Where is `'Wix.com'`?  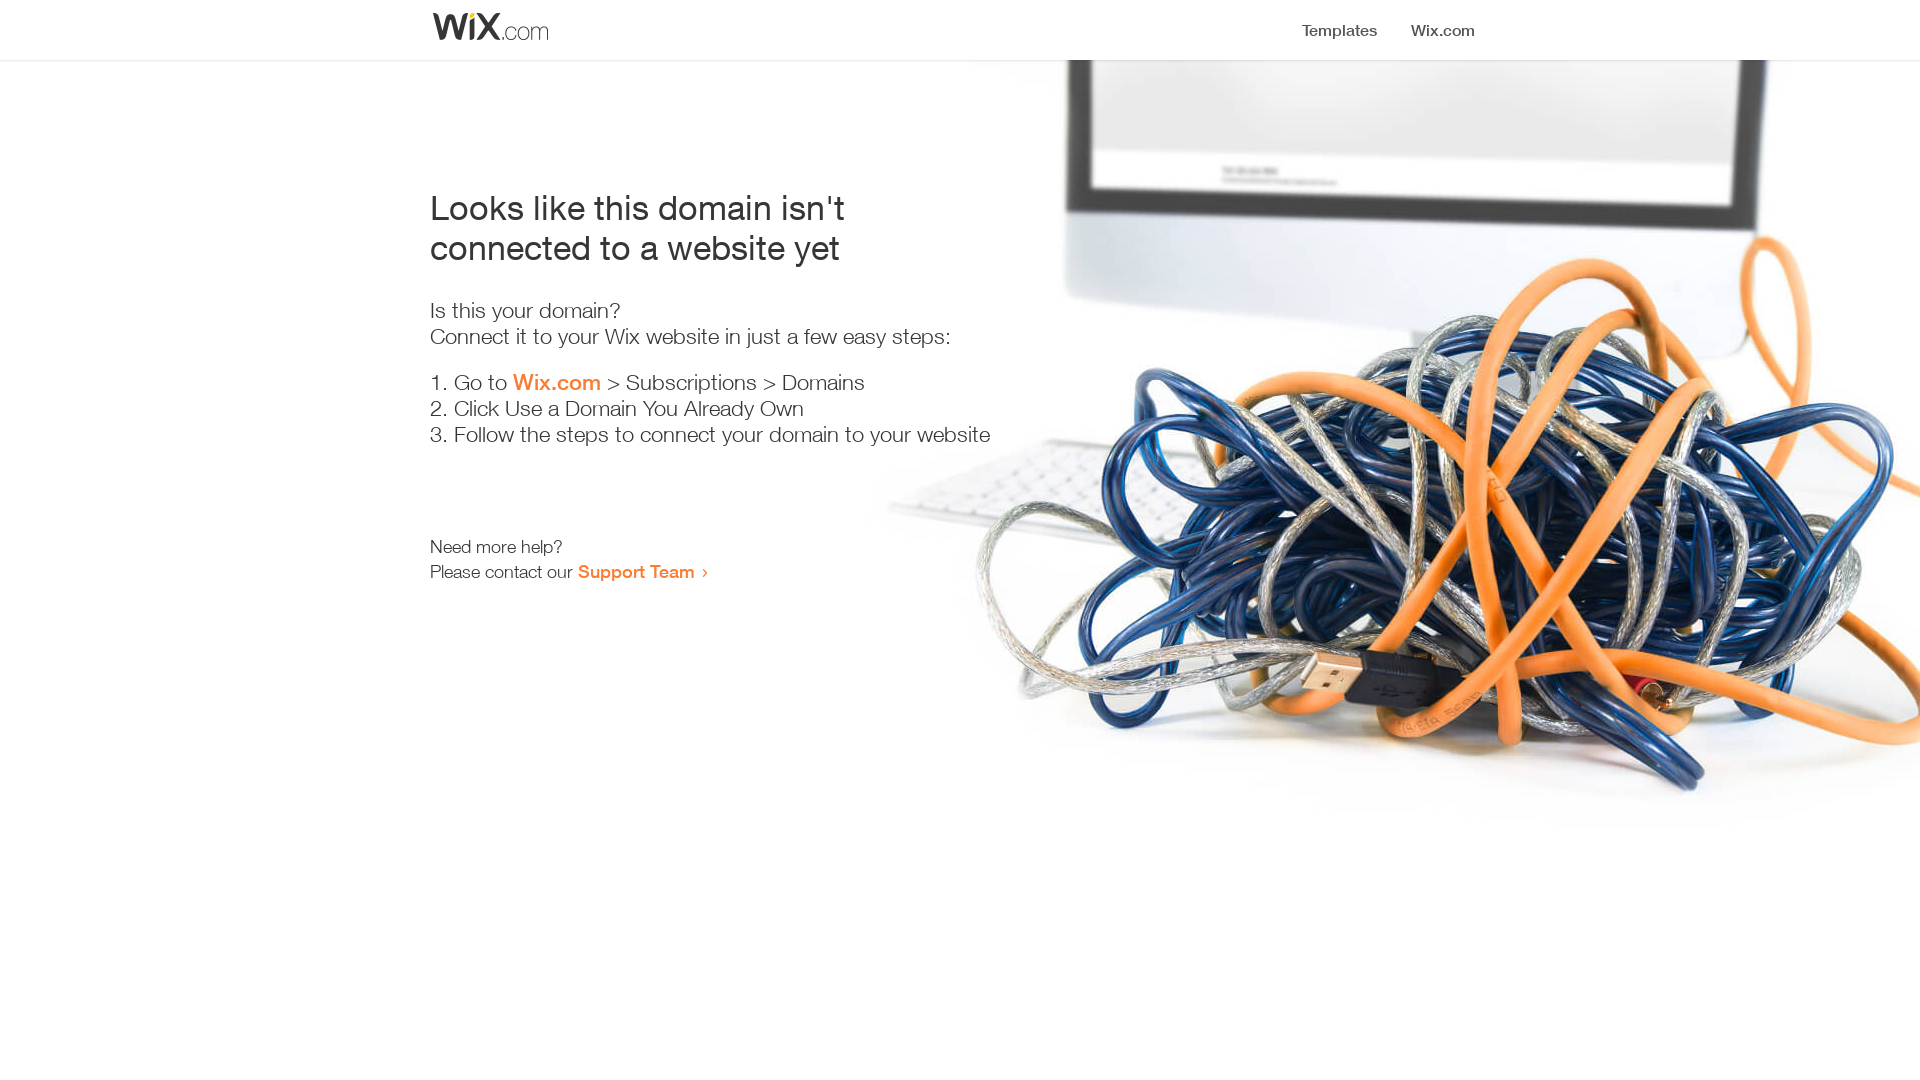 'Wix.com' is located at coordinates (556, 381).